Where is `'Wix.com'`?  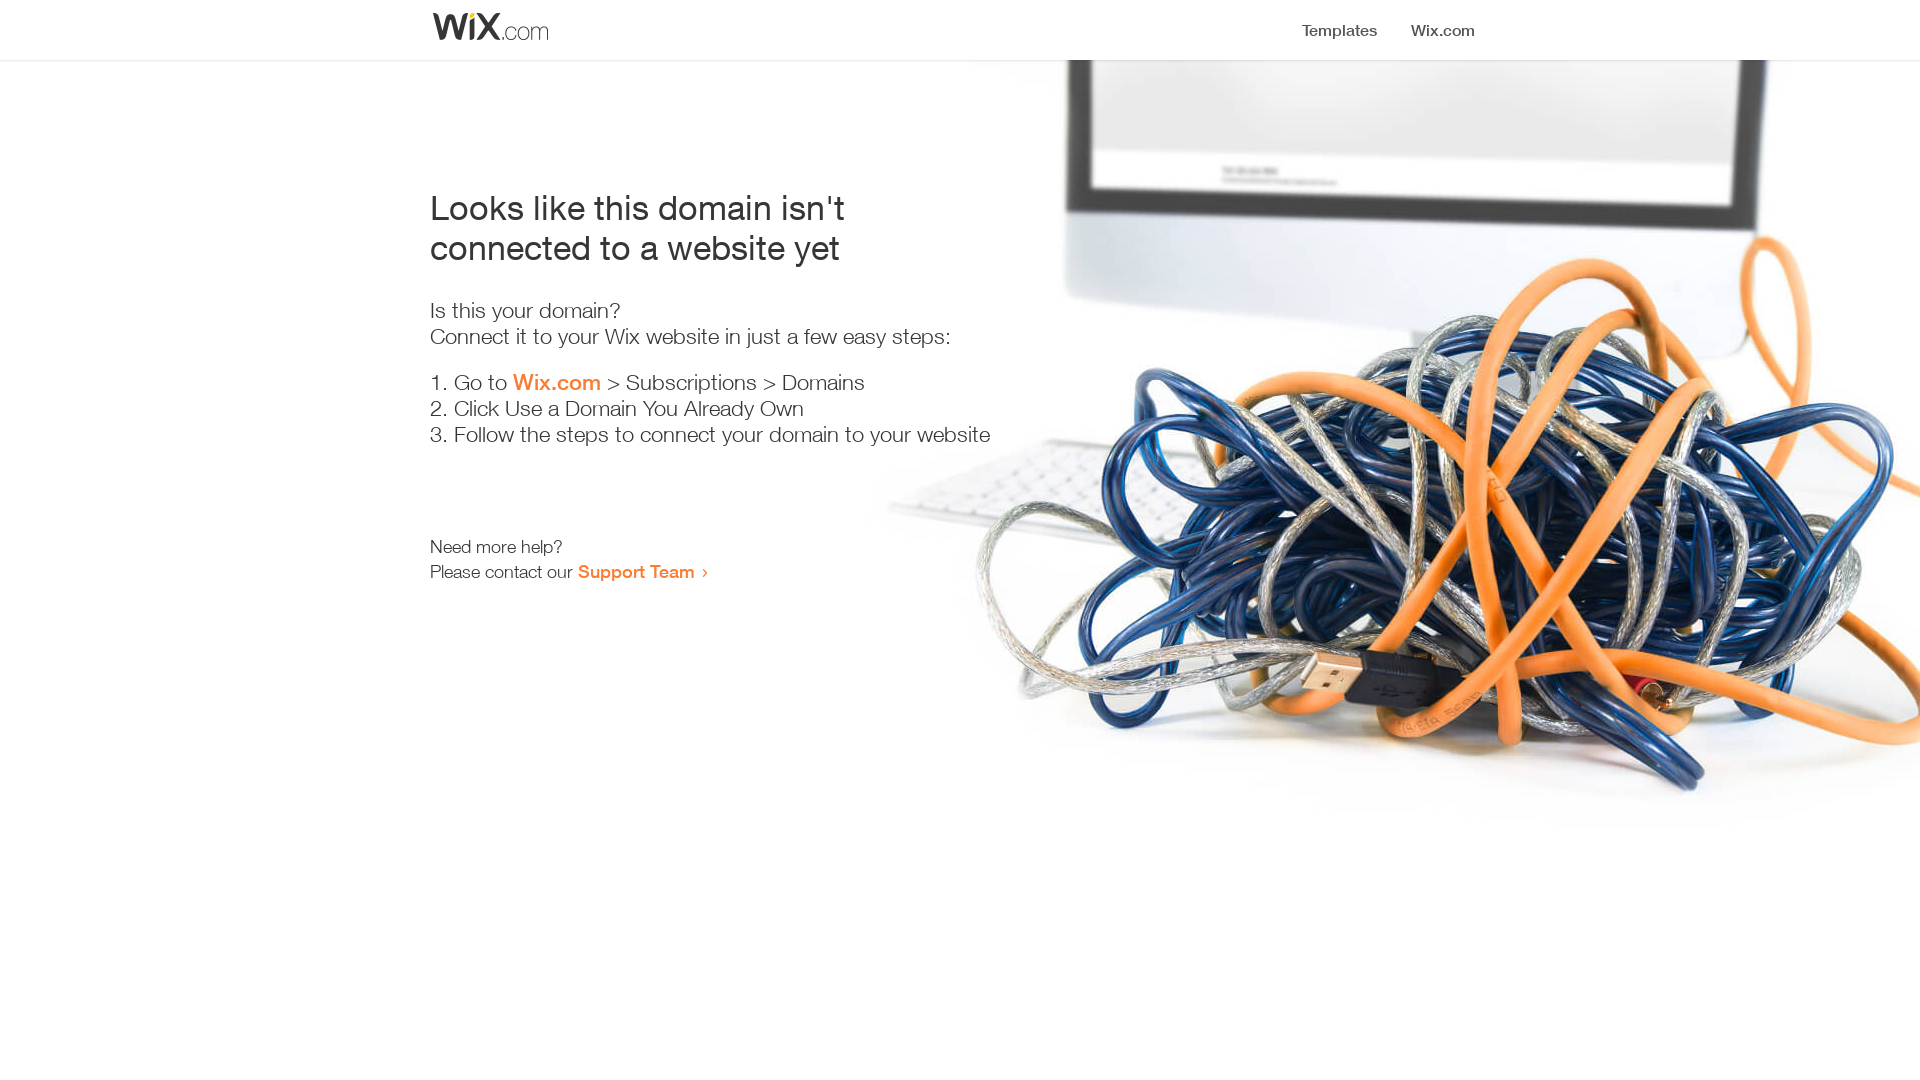 'Wix.com' is located at coordinates (556, 381).